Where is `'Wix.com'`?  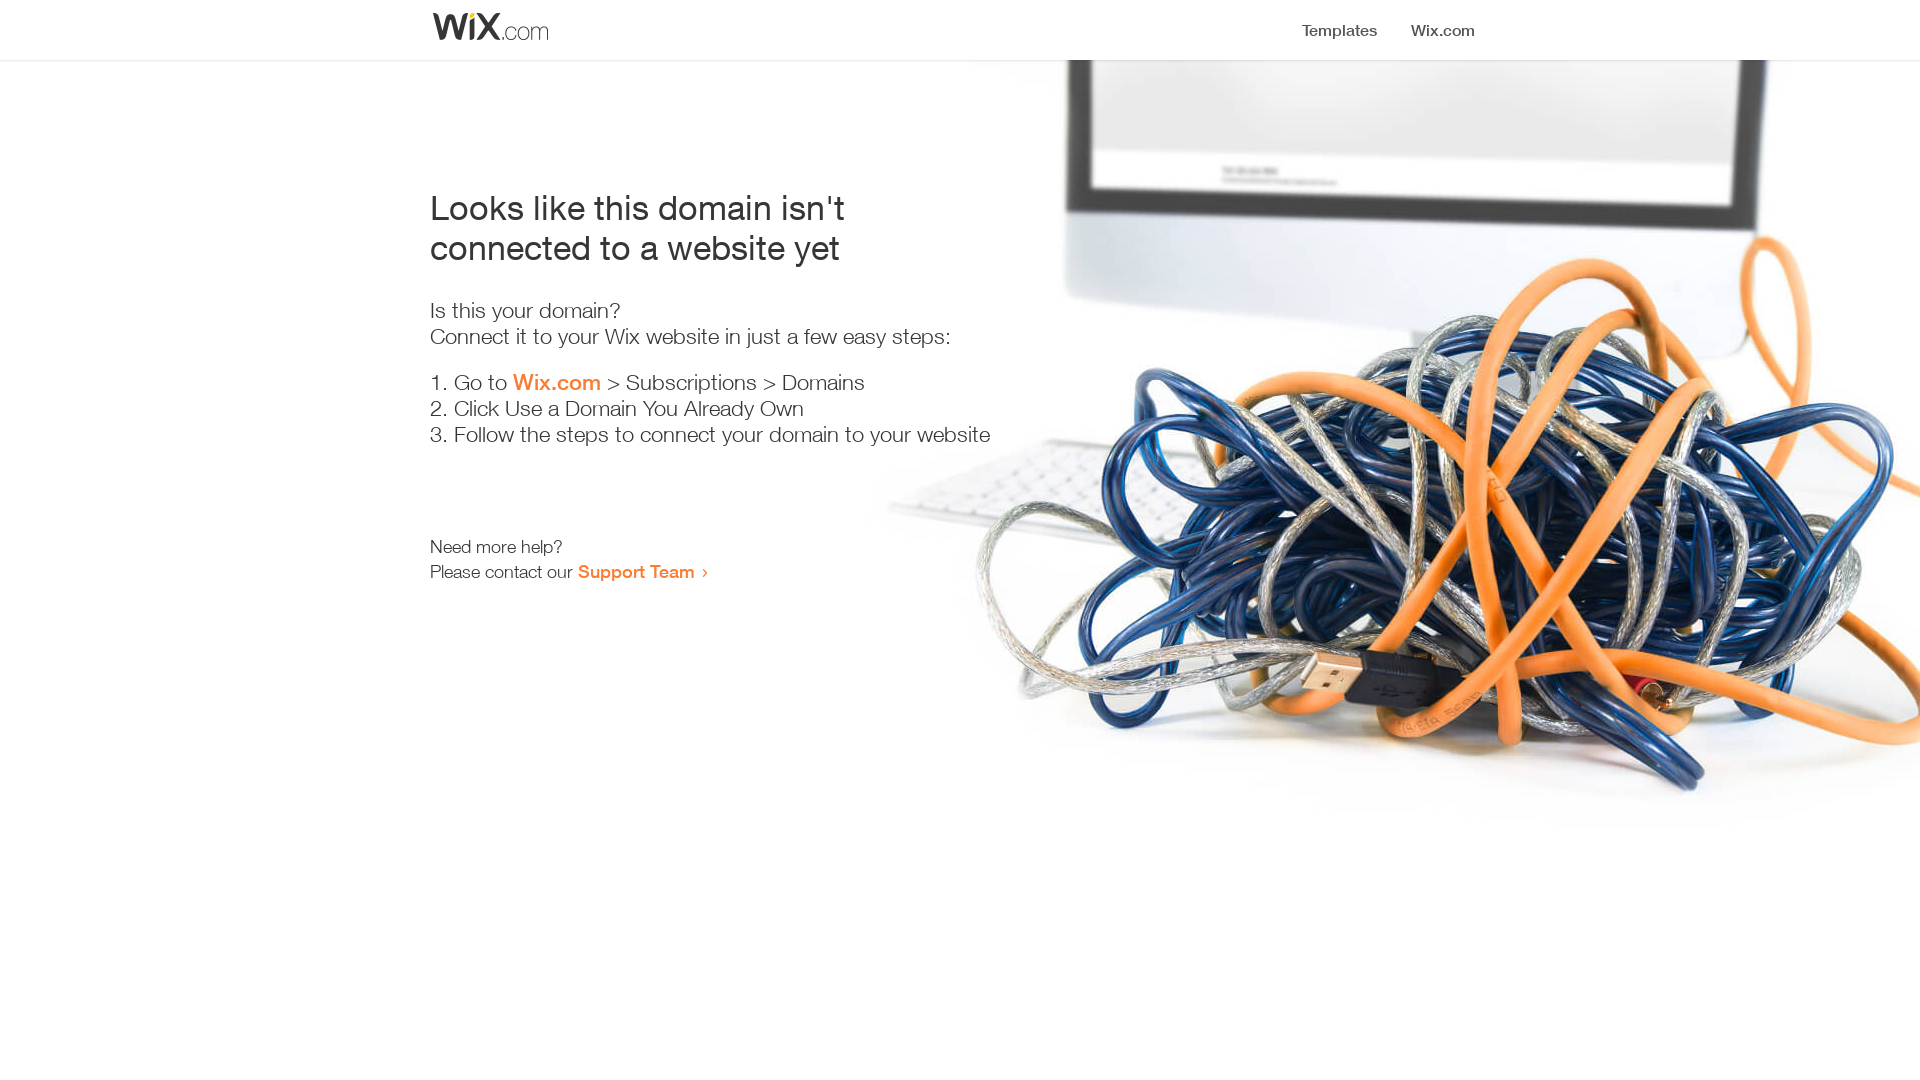 'Wix.com' is located at coordinates (556, 381).